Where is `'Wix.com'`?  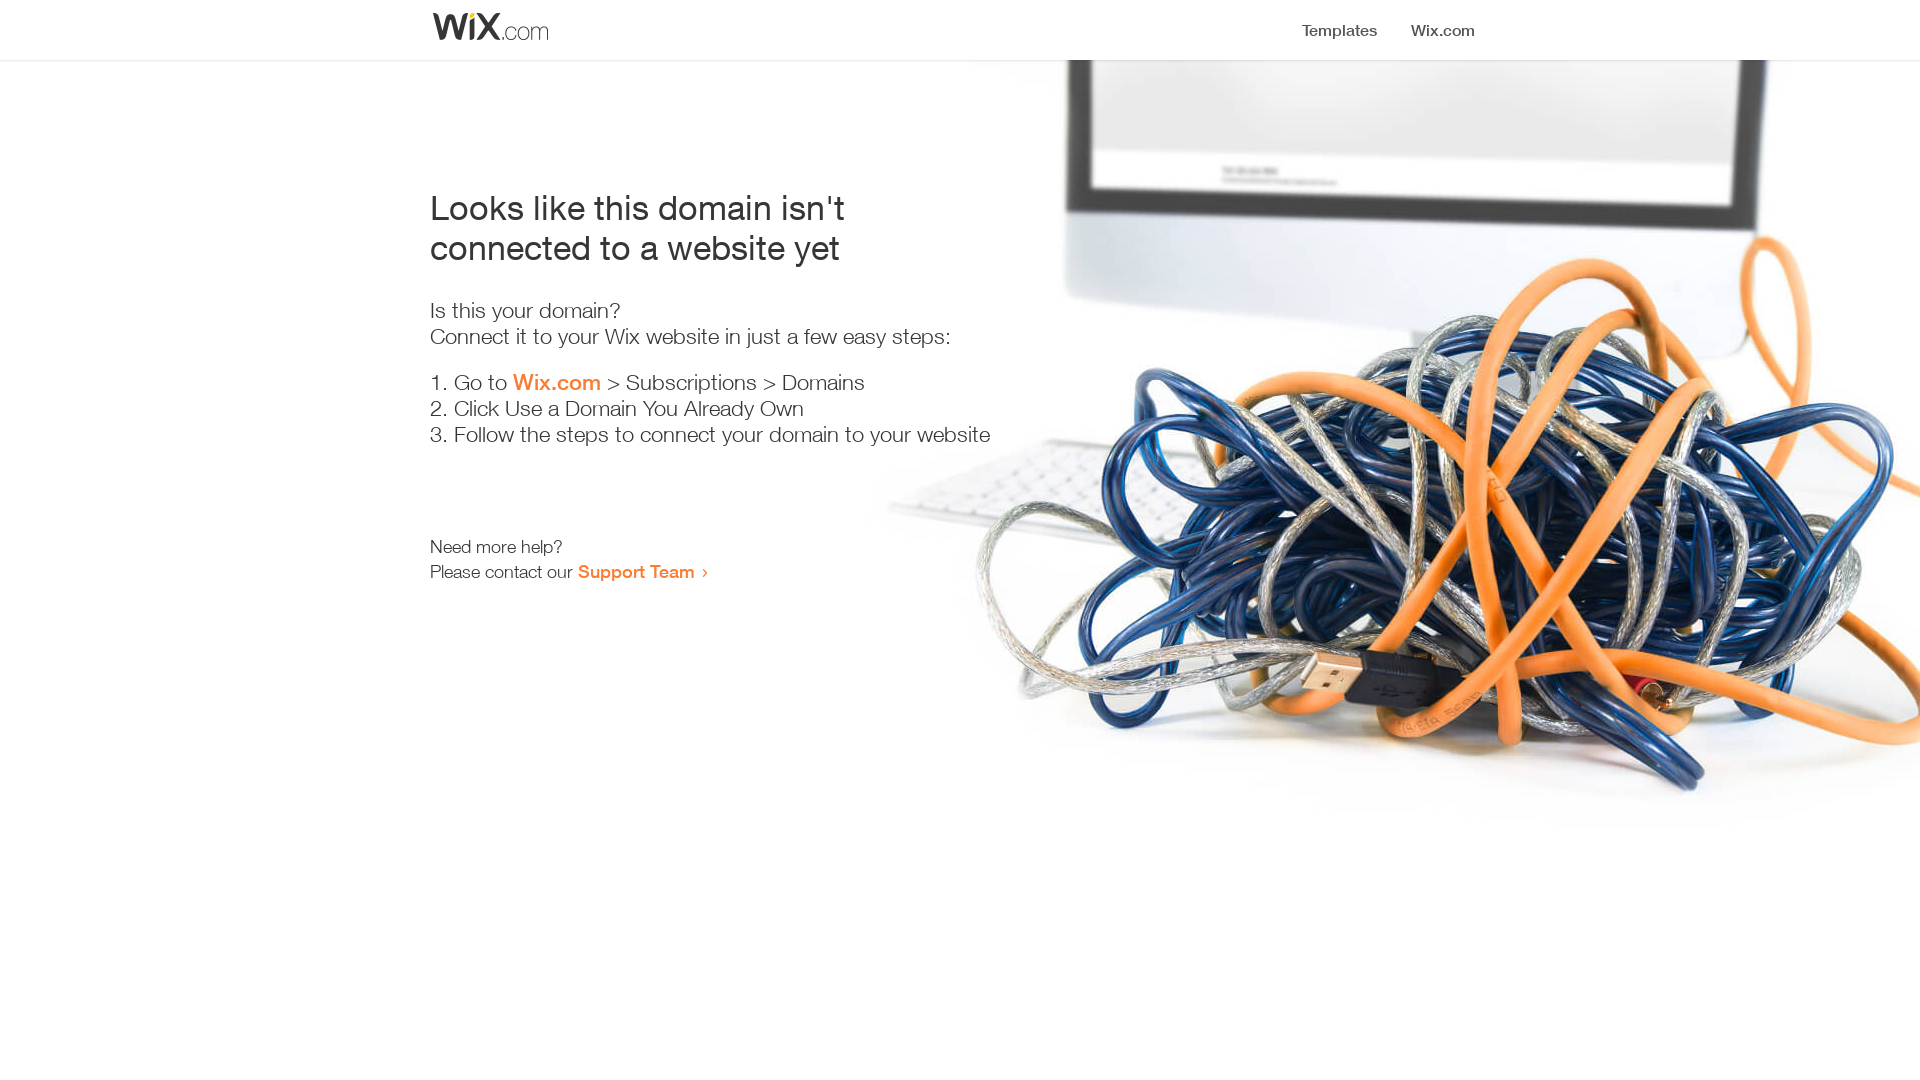 'Wix.com' is located at coordinates (556, 381).